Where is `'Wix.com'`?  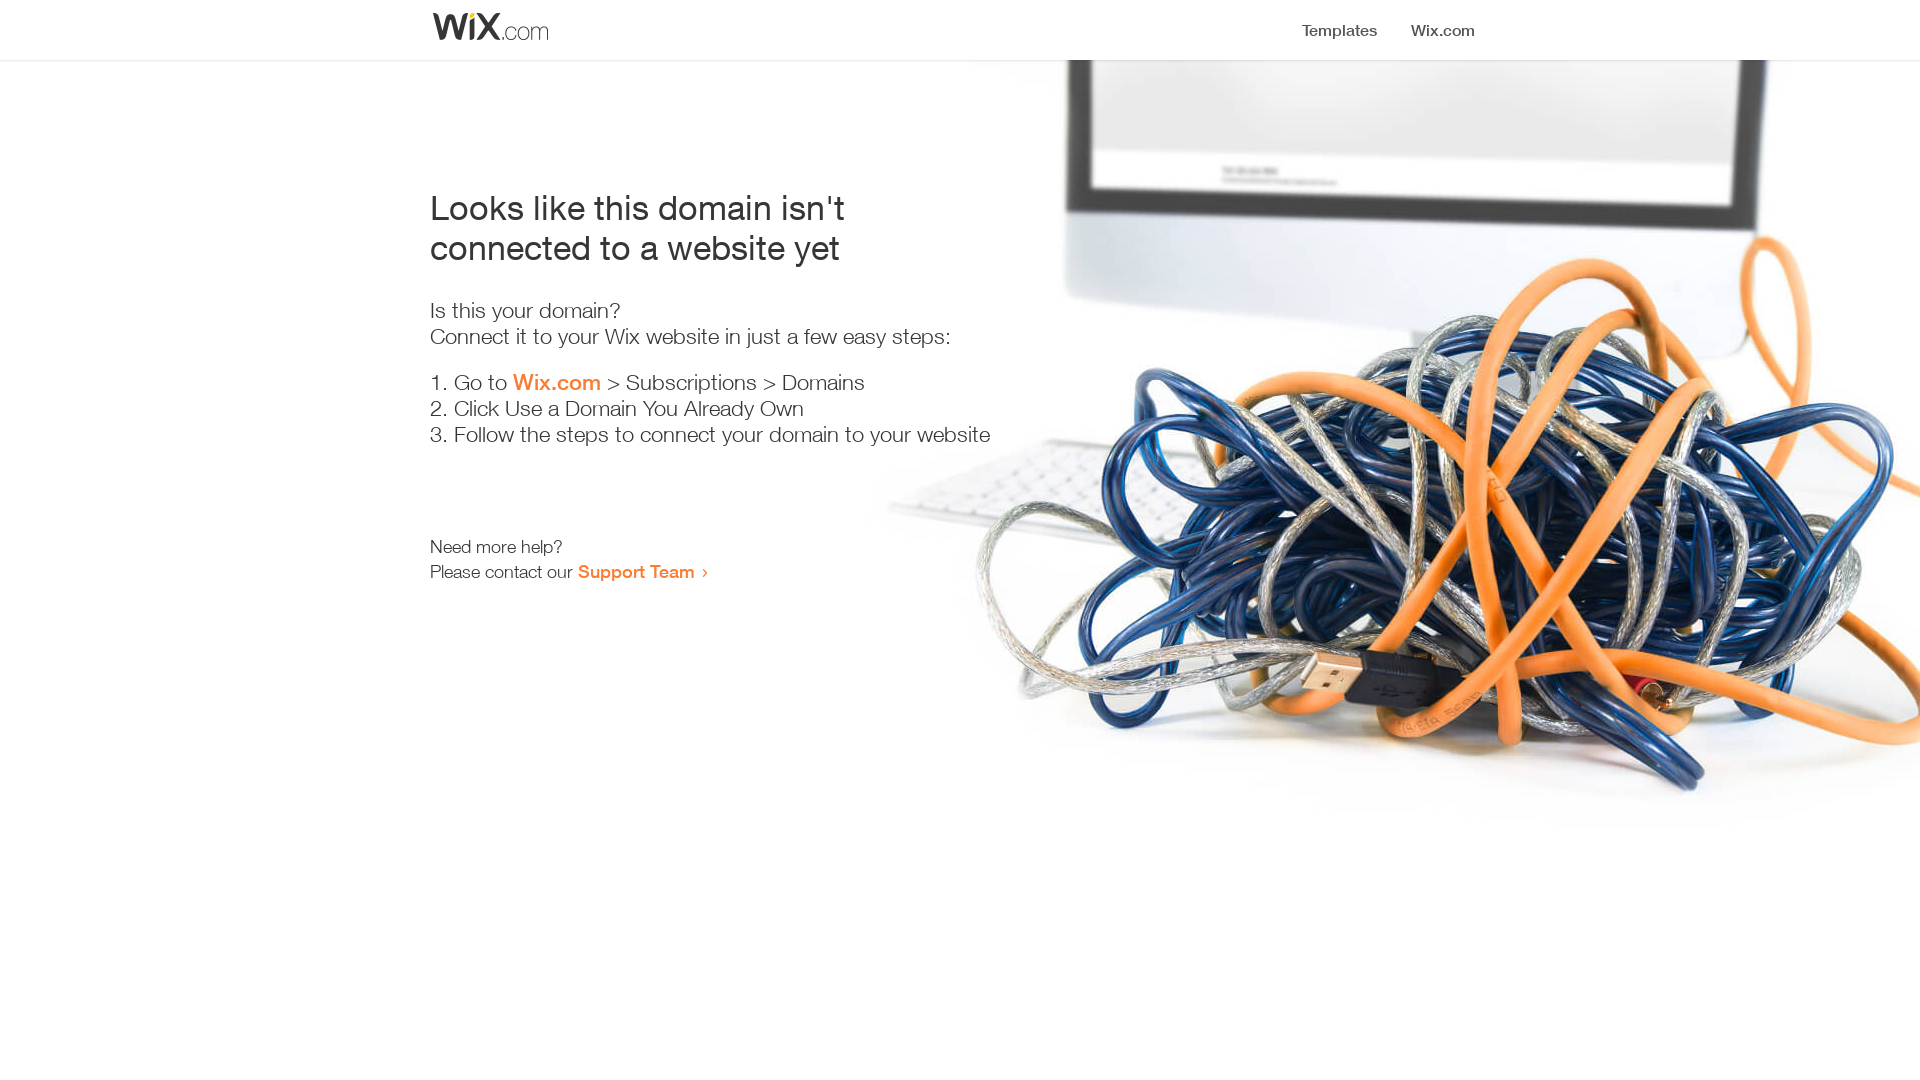 'Wix.com' is located at coordinates (556, 381).